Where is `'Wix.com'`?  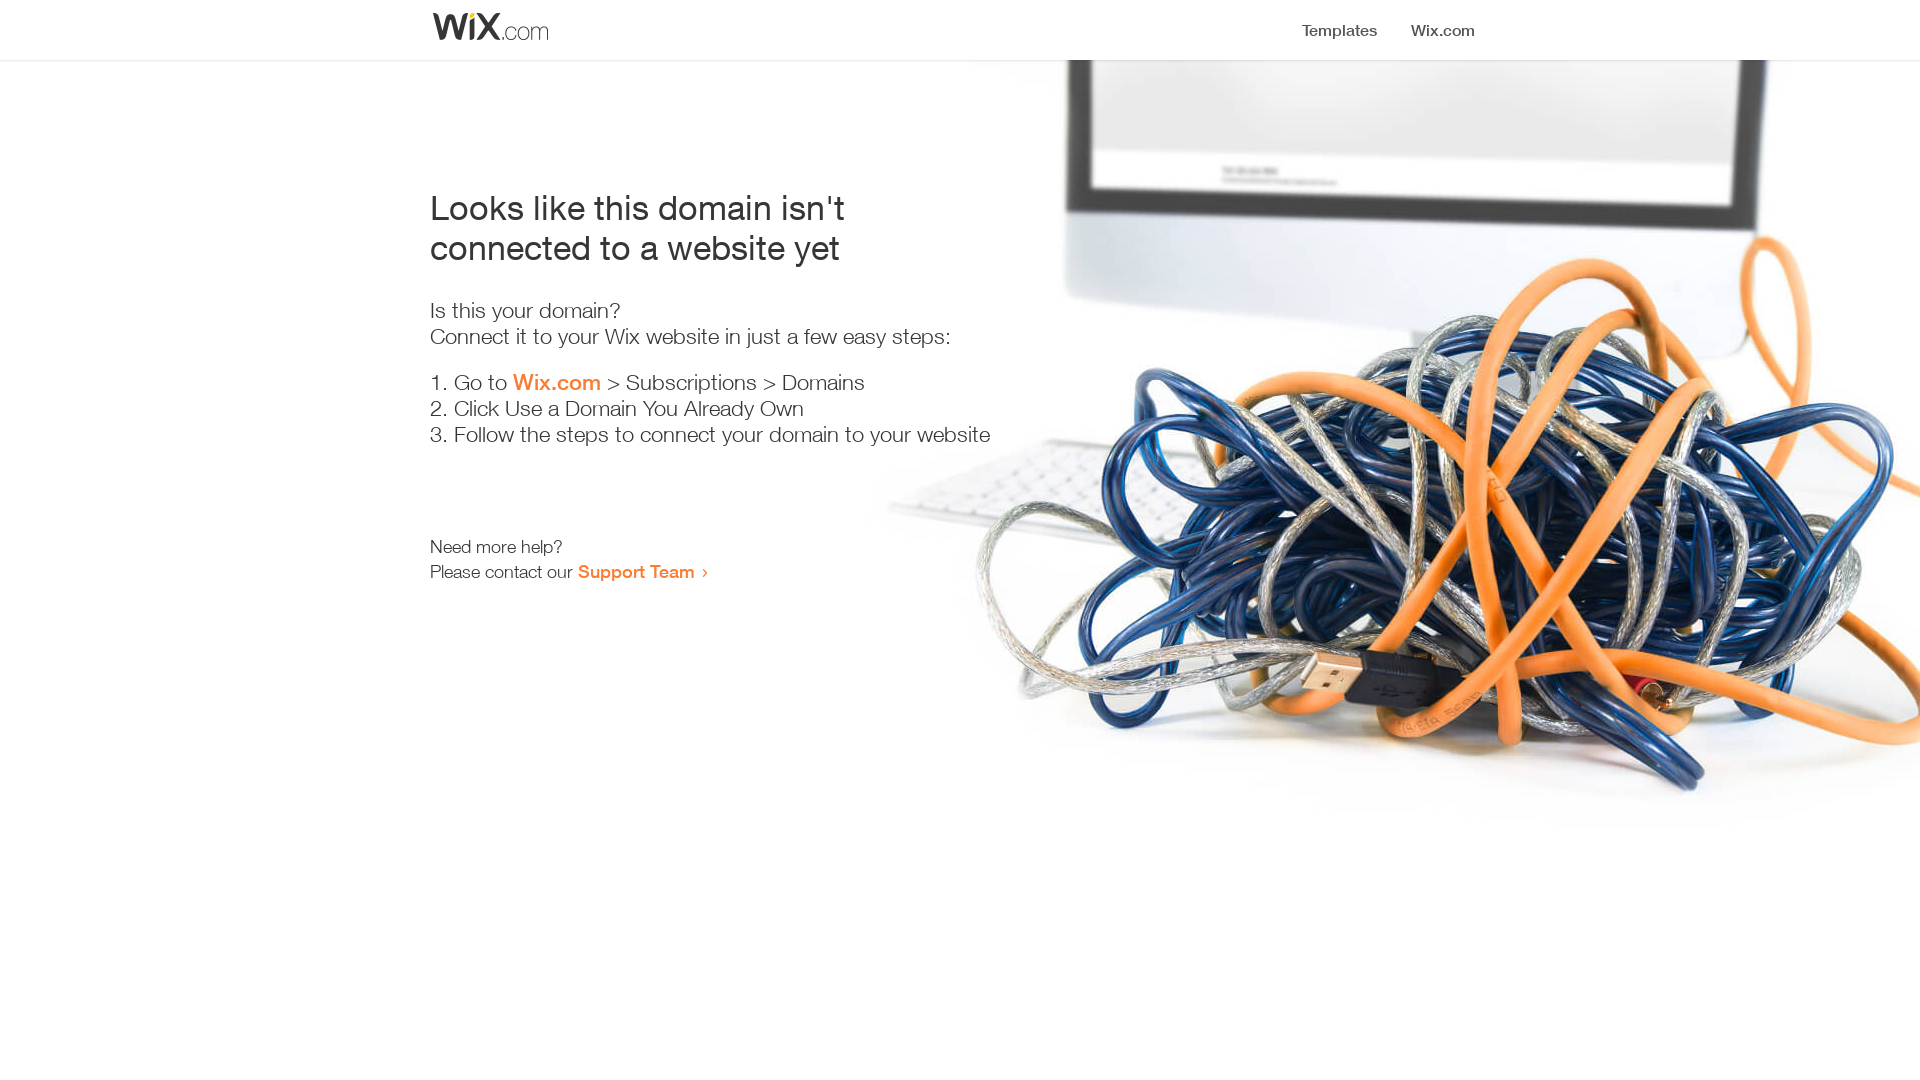 'Wix.com' is located at coordinates (556, 381).